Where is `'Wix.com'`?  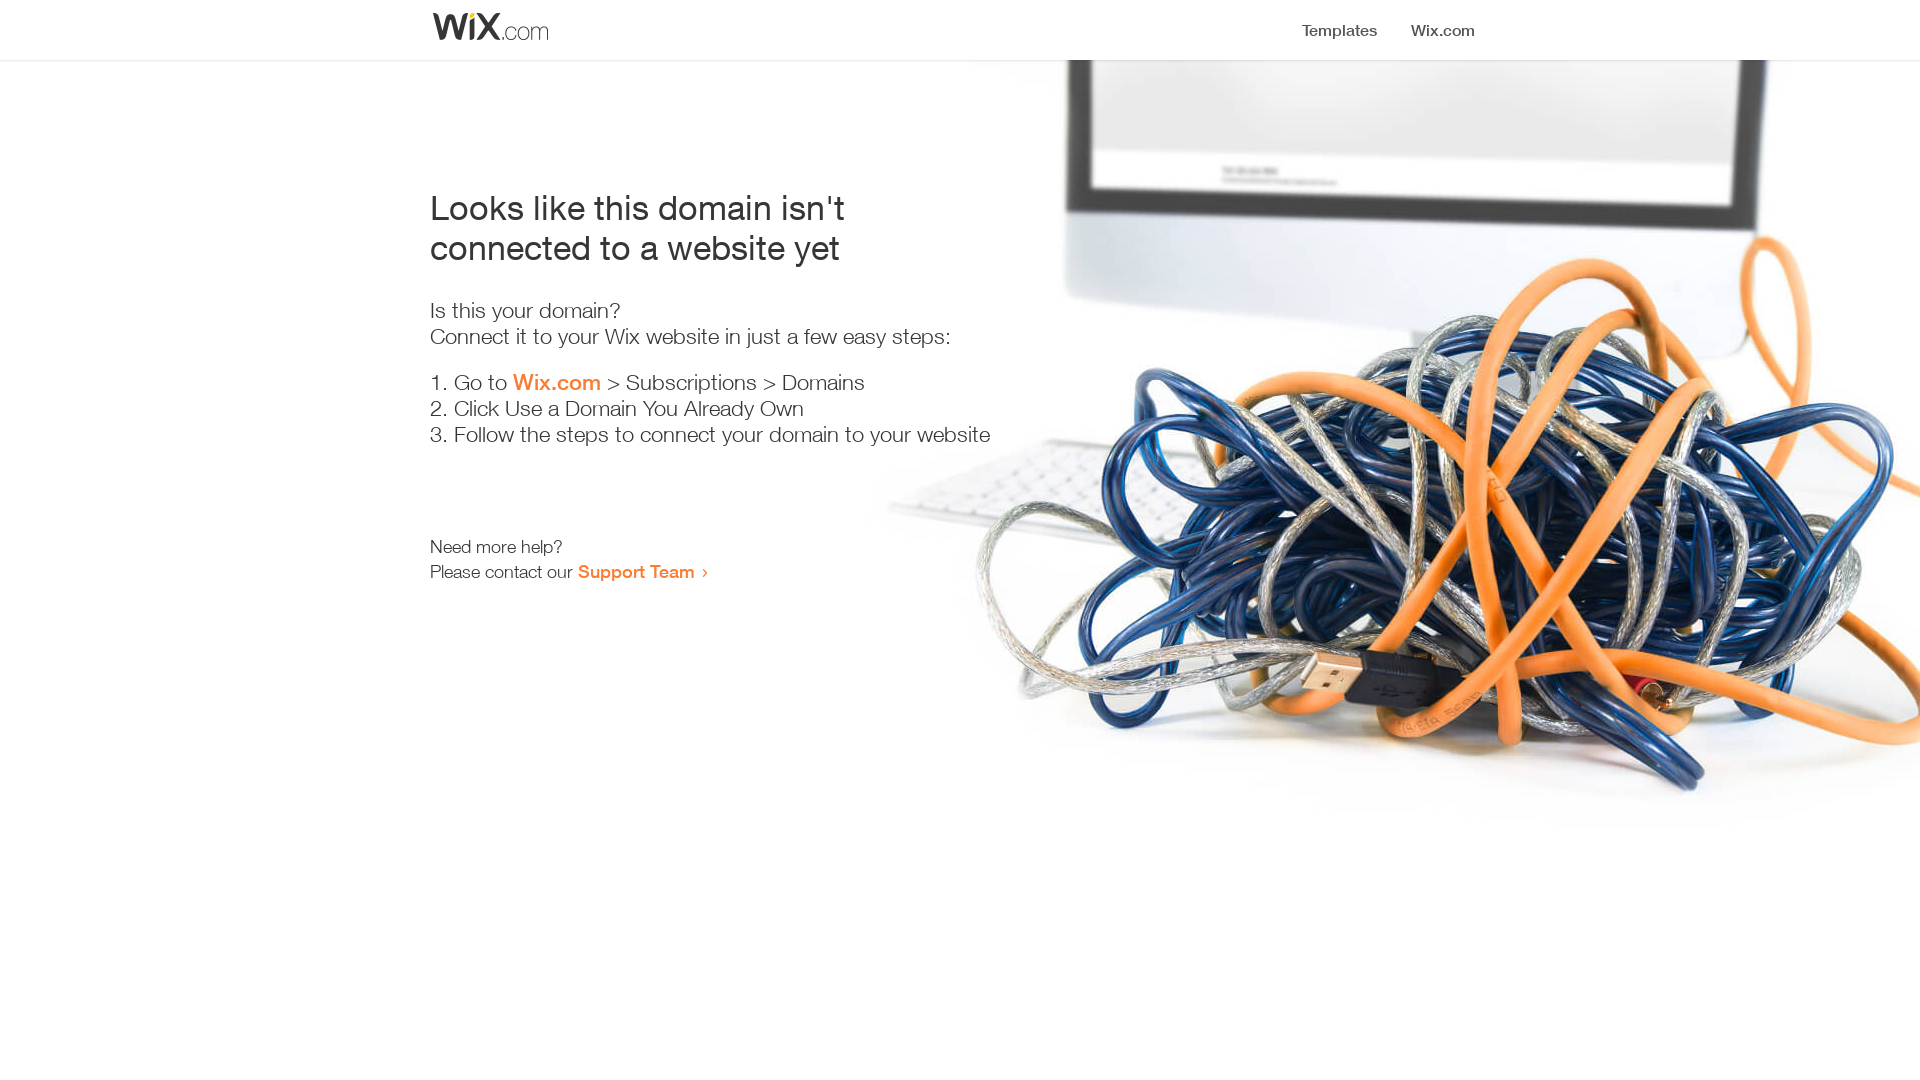 'Wix.com' is located at coordinates (556, 381).